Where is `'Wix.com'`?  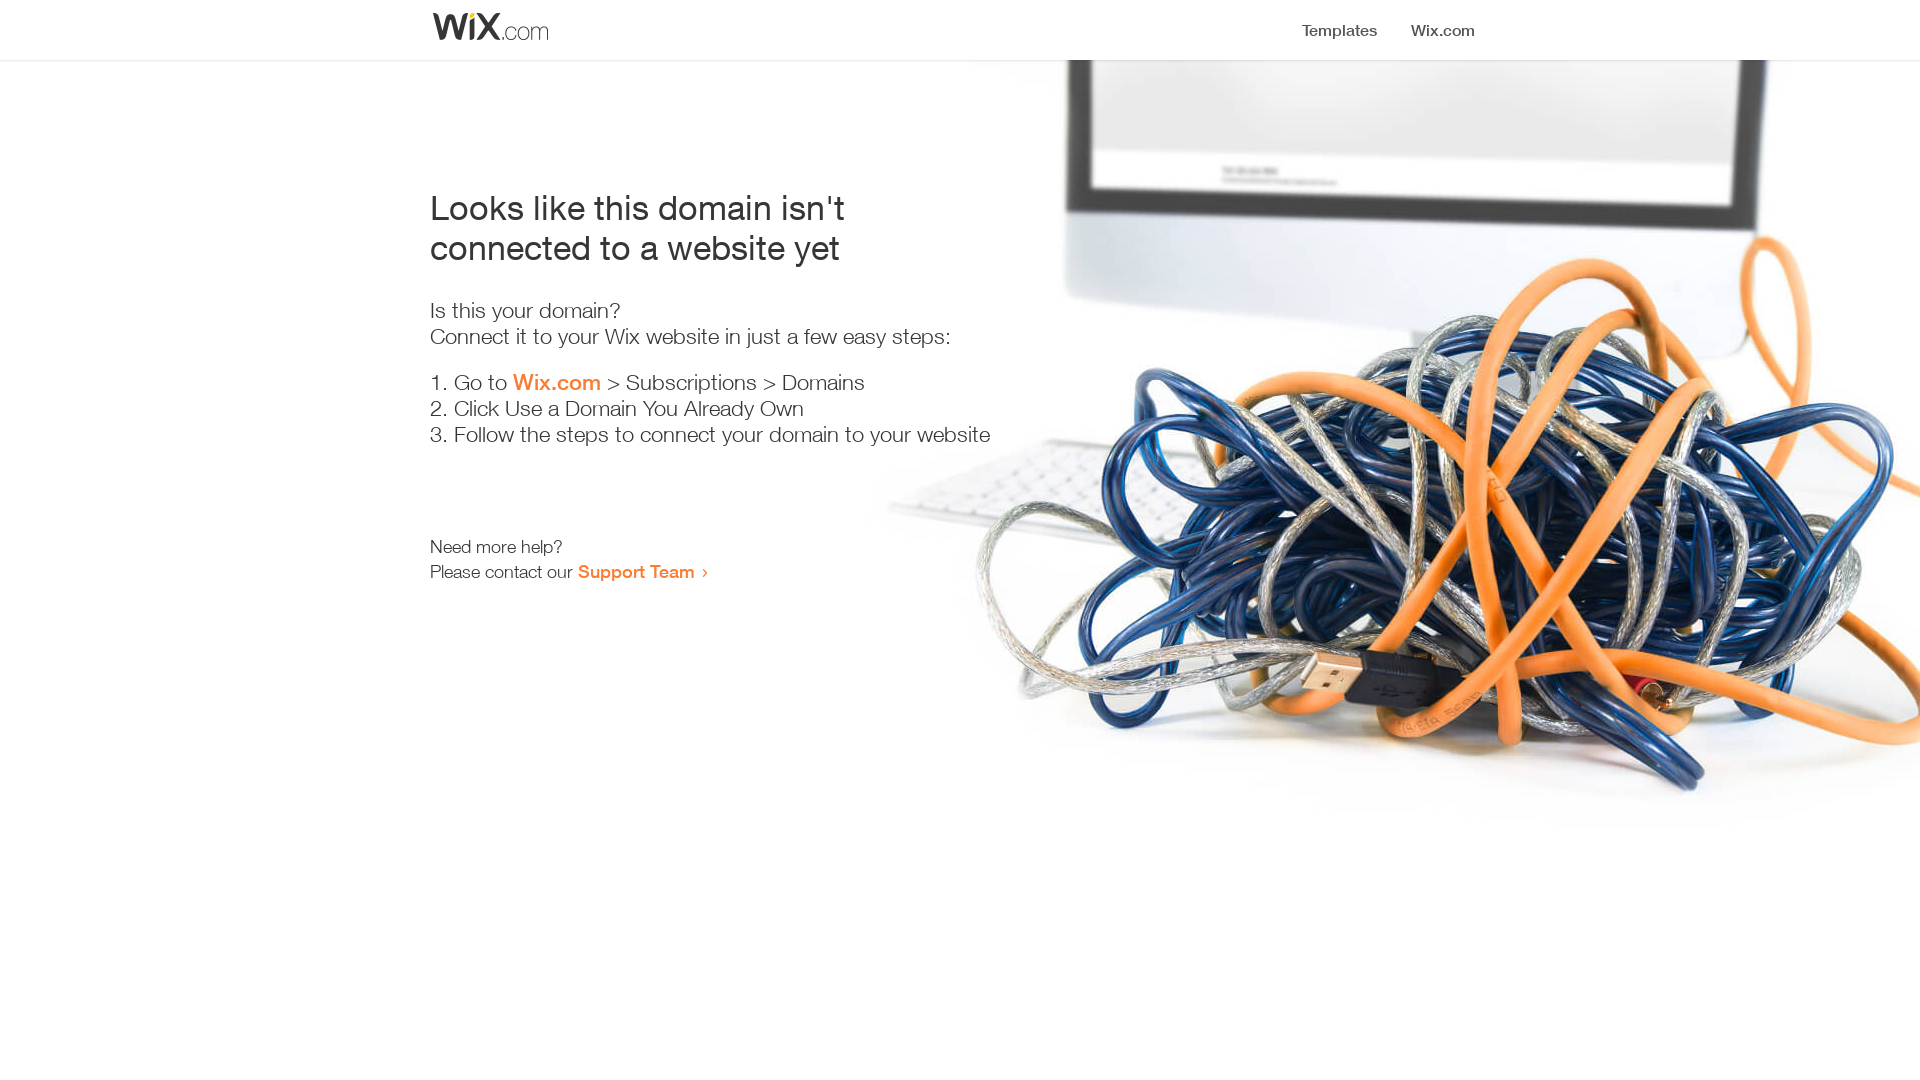 'Wix.com' is located at coordinates (556, 381).